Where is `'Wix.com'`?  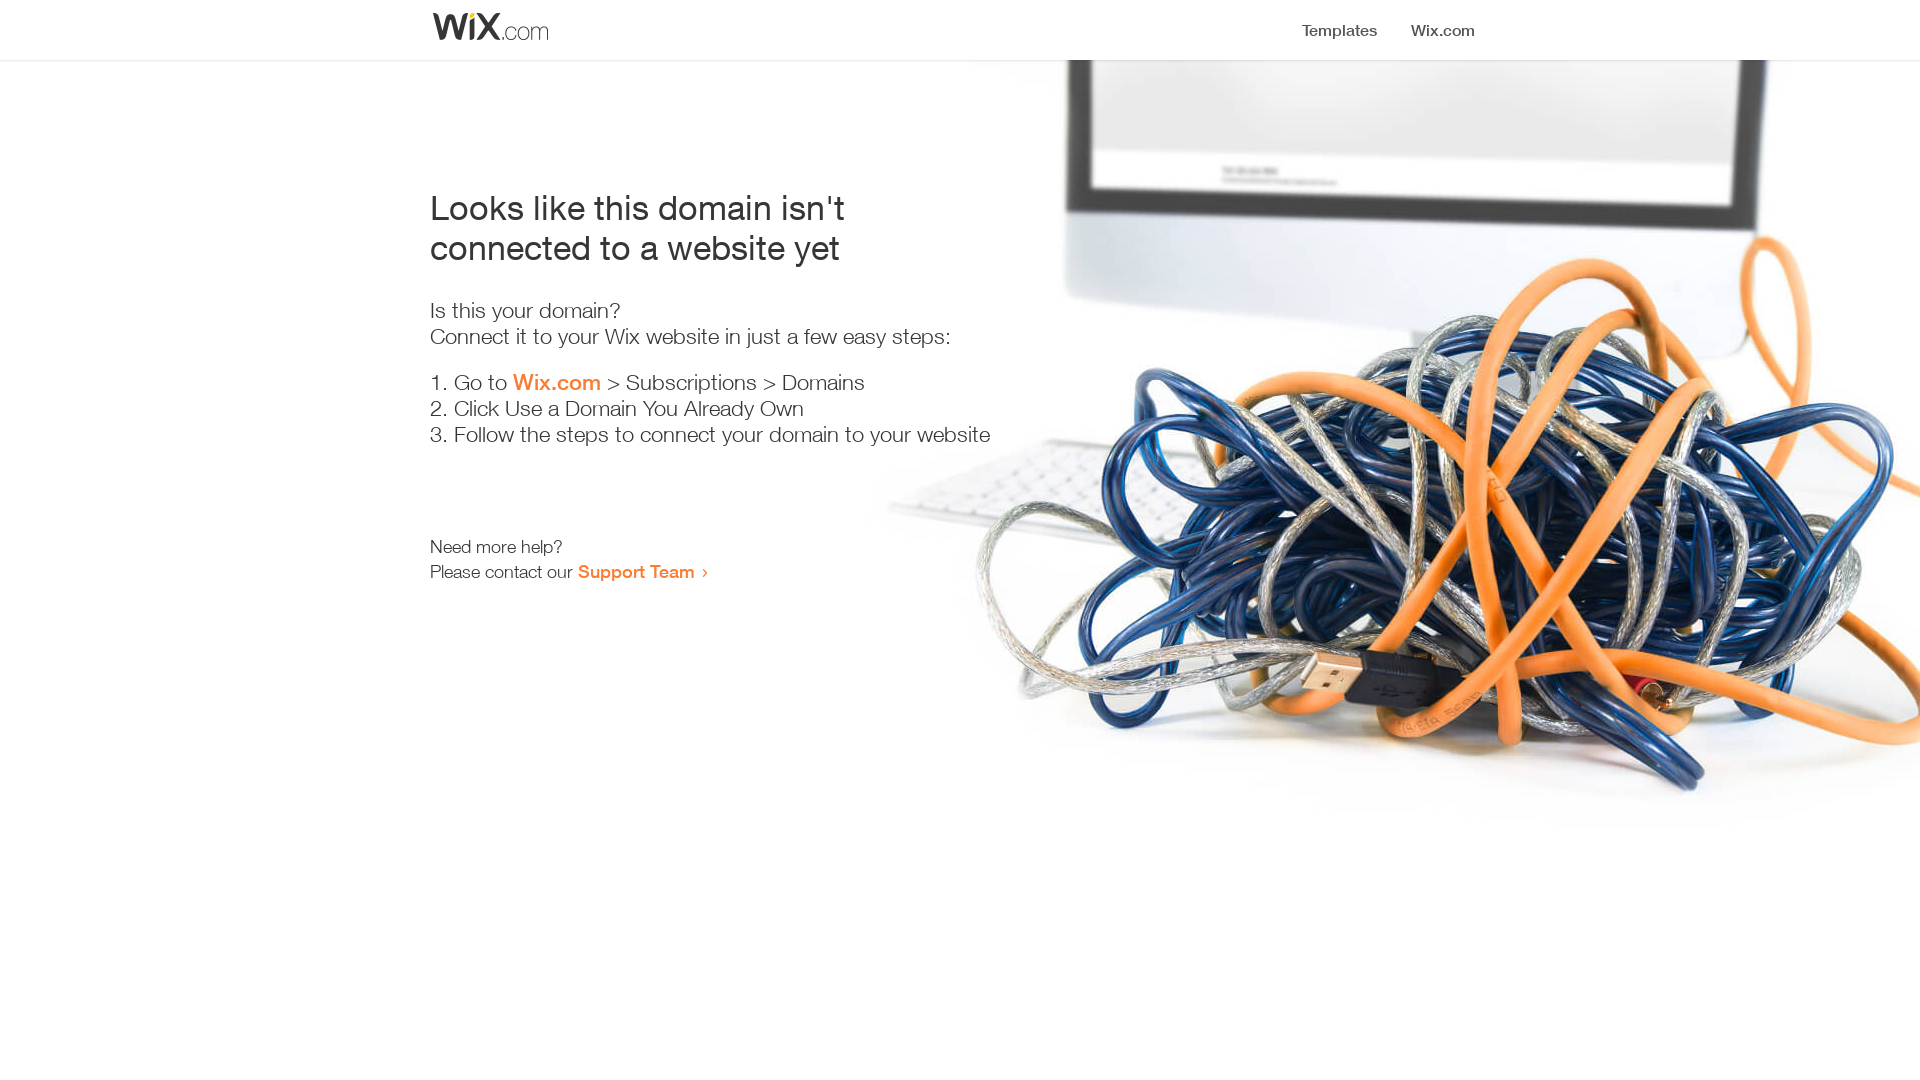 'Wix.com' is located at coordinates (556, 381).